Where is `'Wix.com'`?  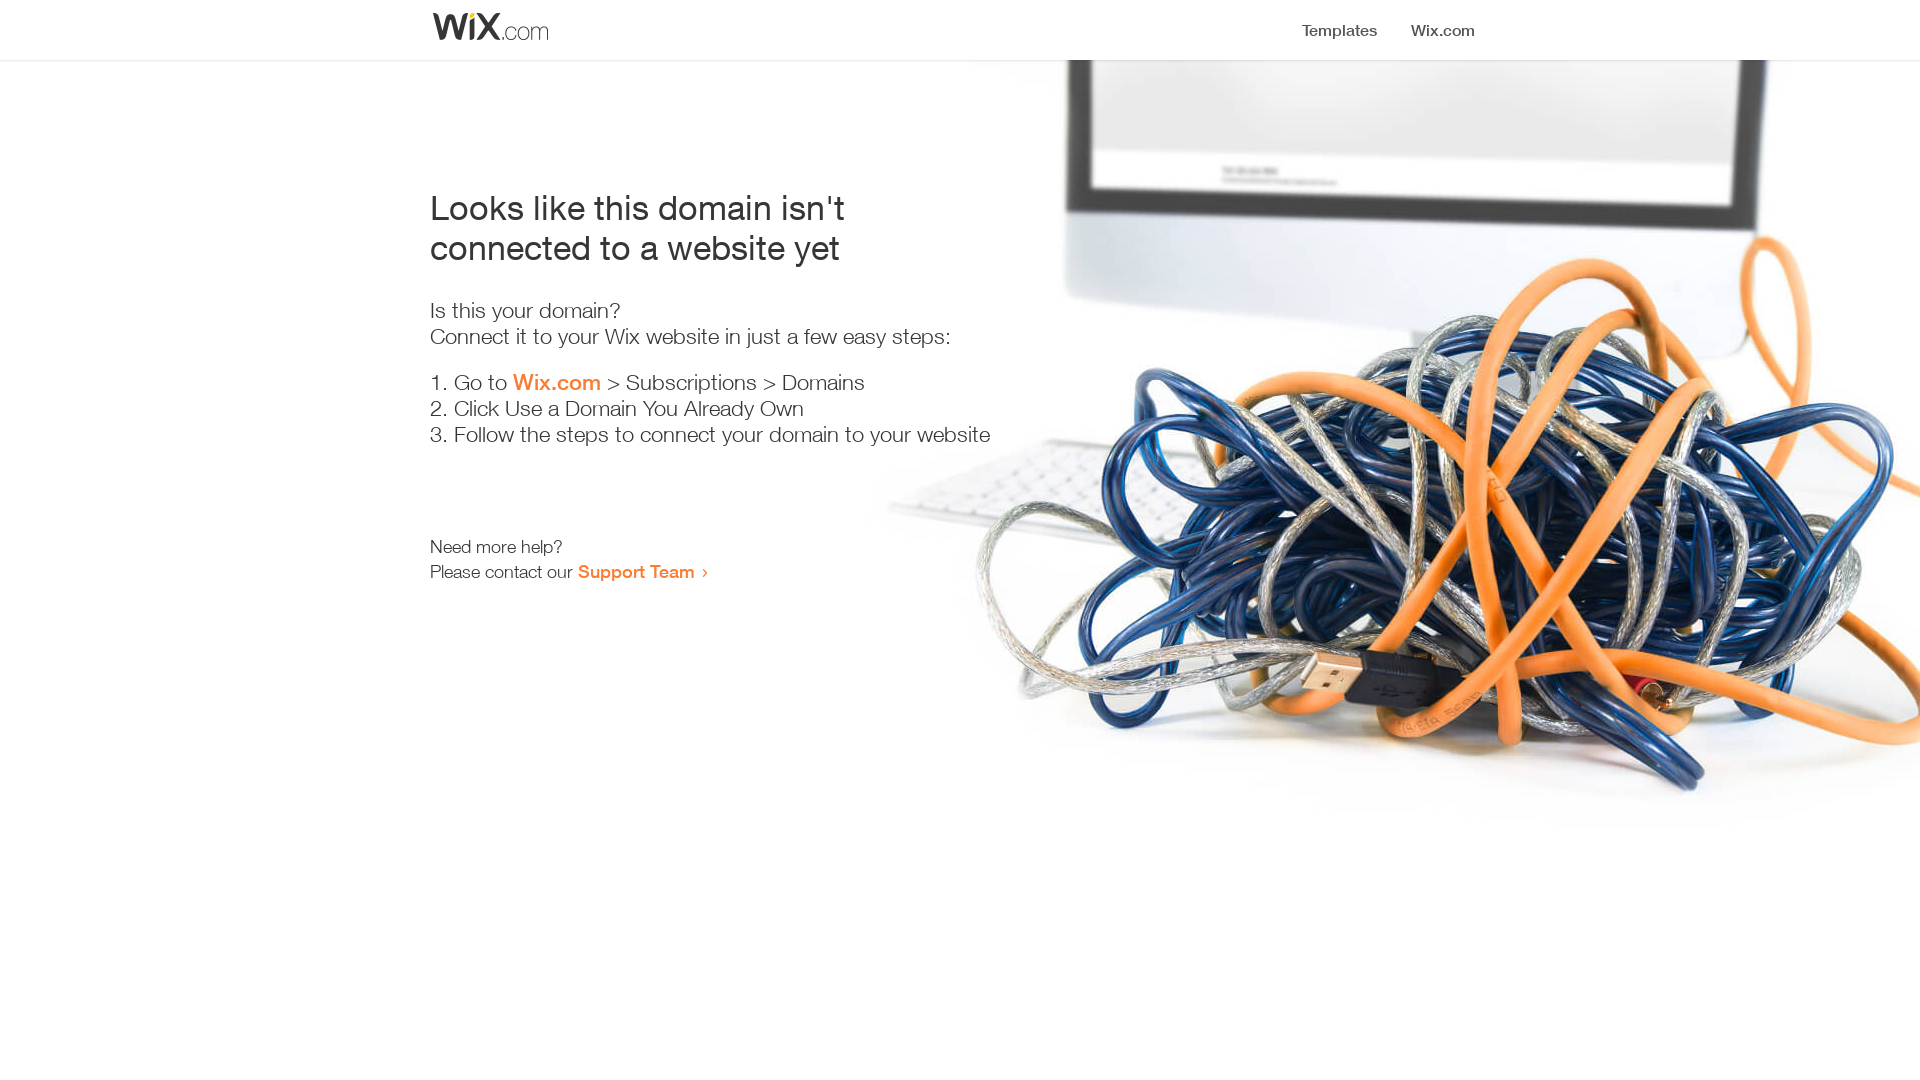 'Wix.com' is located at coordinates (556, 381).